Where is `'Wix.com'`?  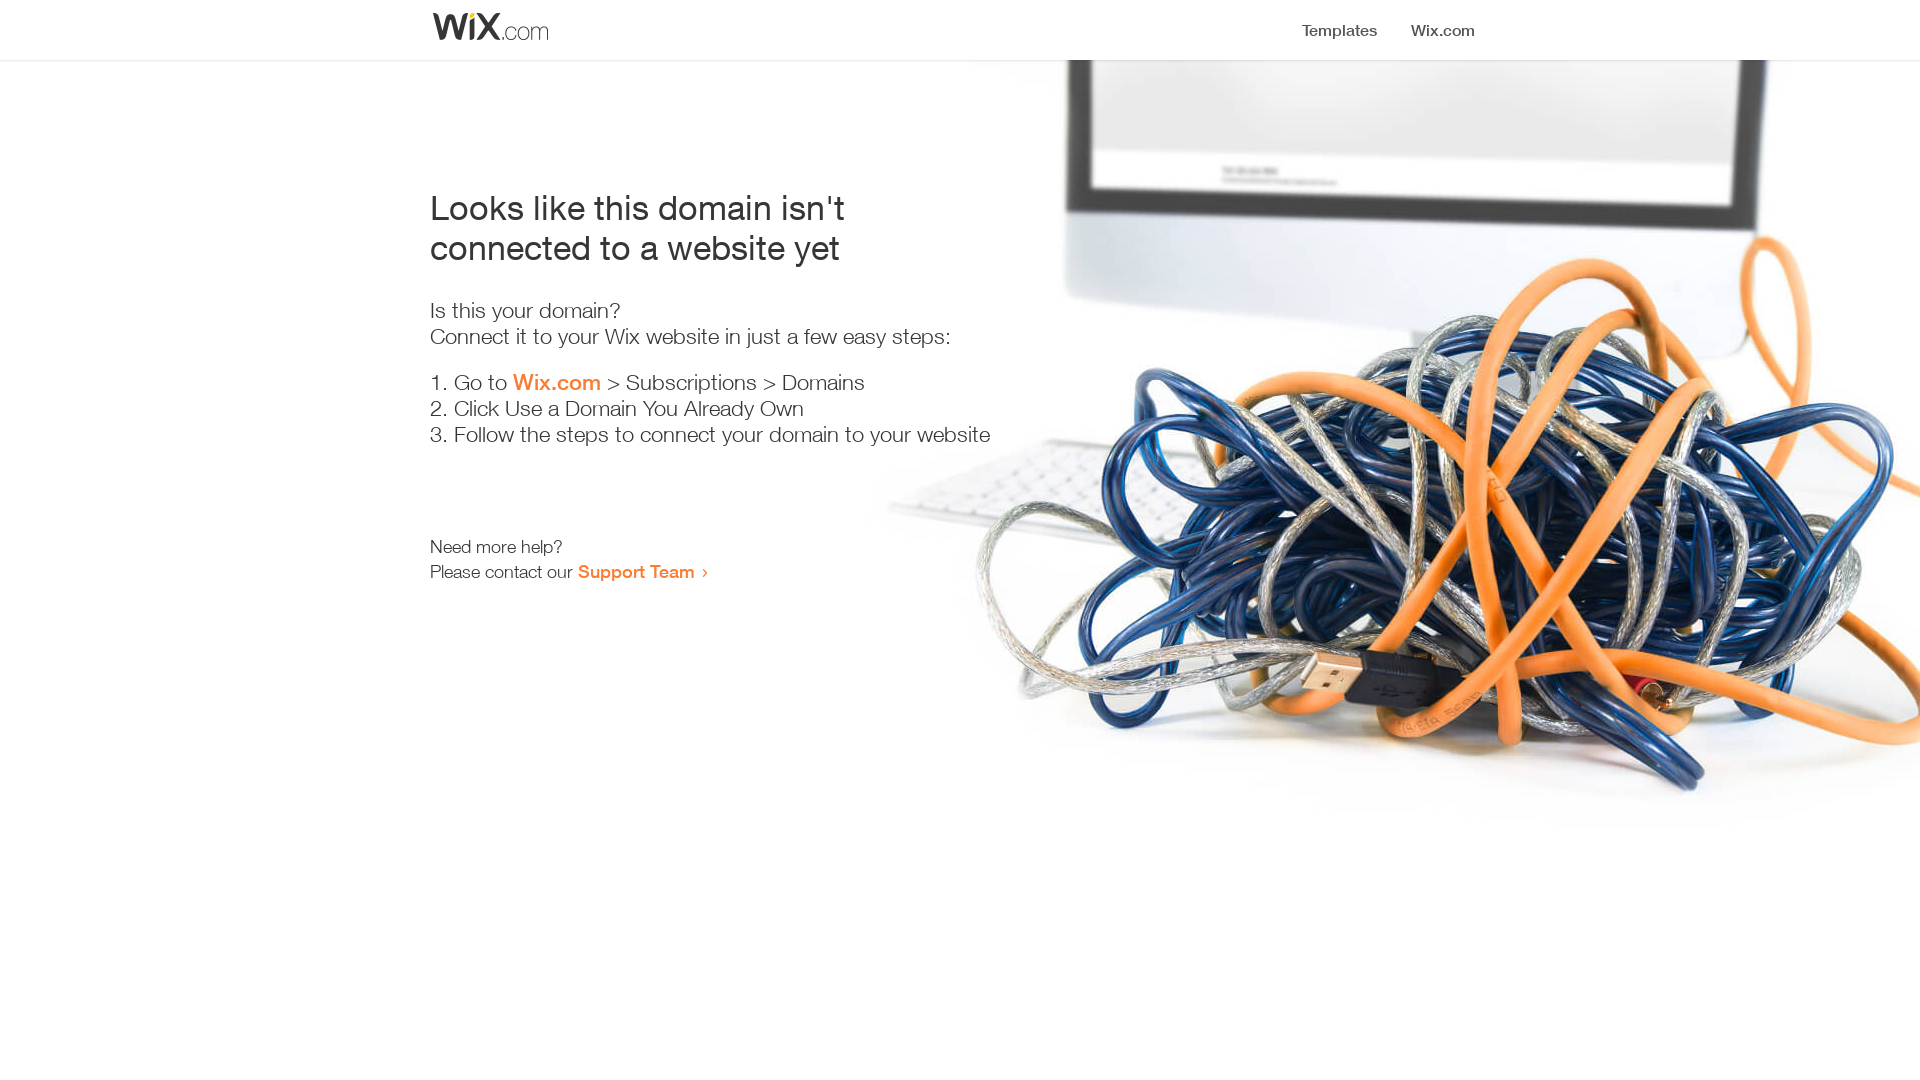 'Wix.com' is located at coordinates (556, 381).